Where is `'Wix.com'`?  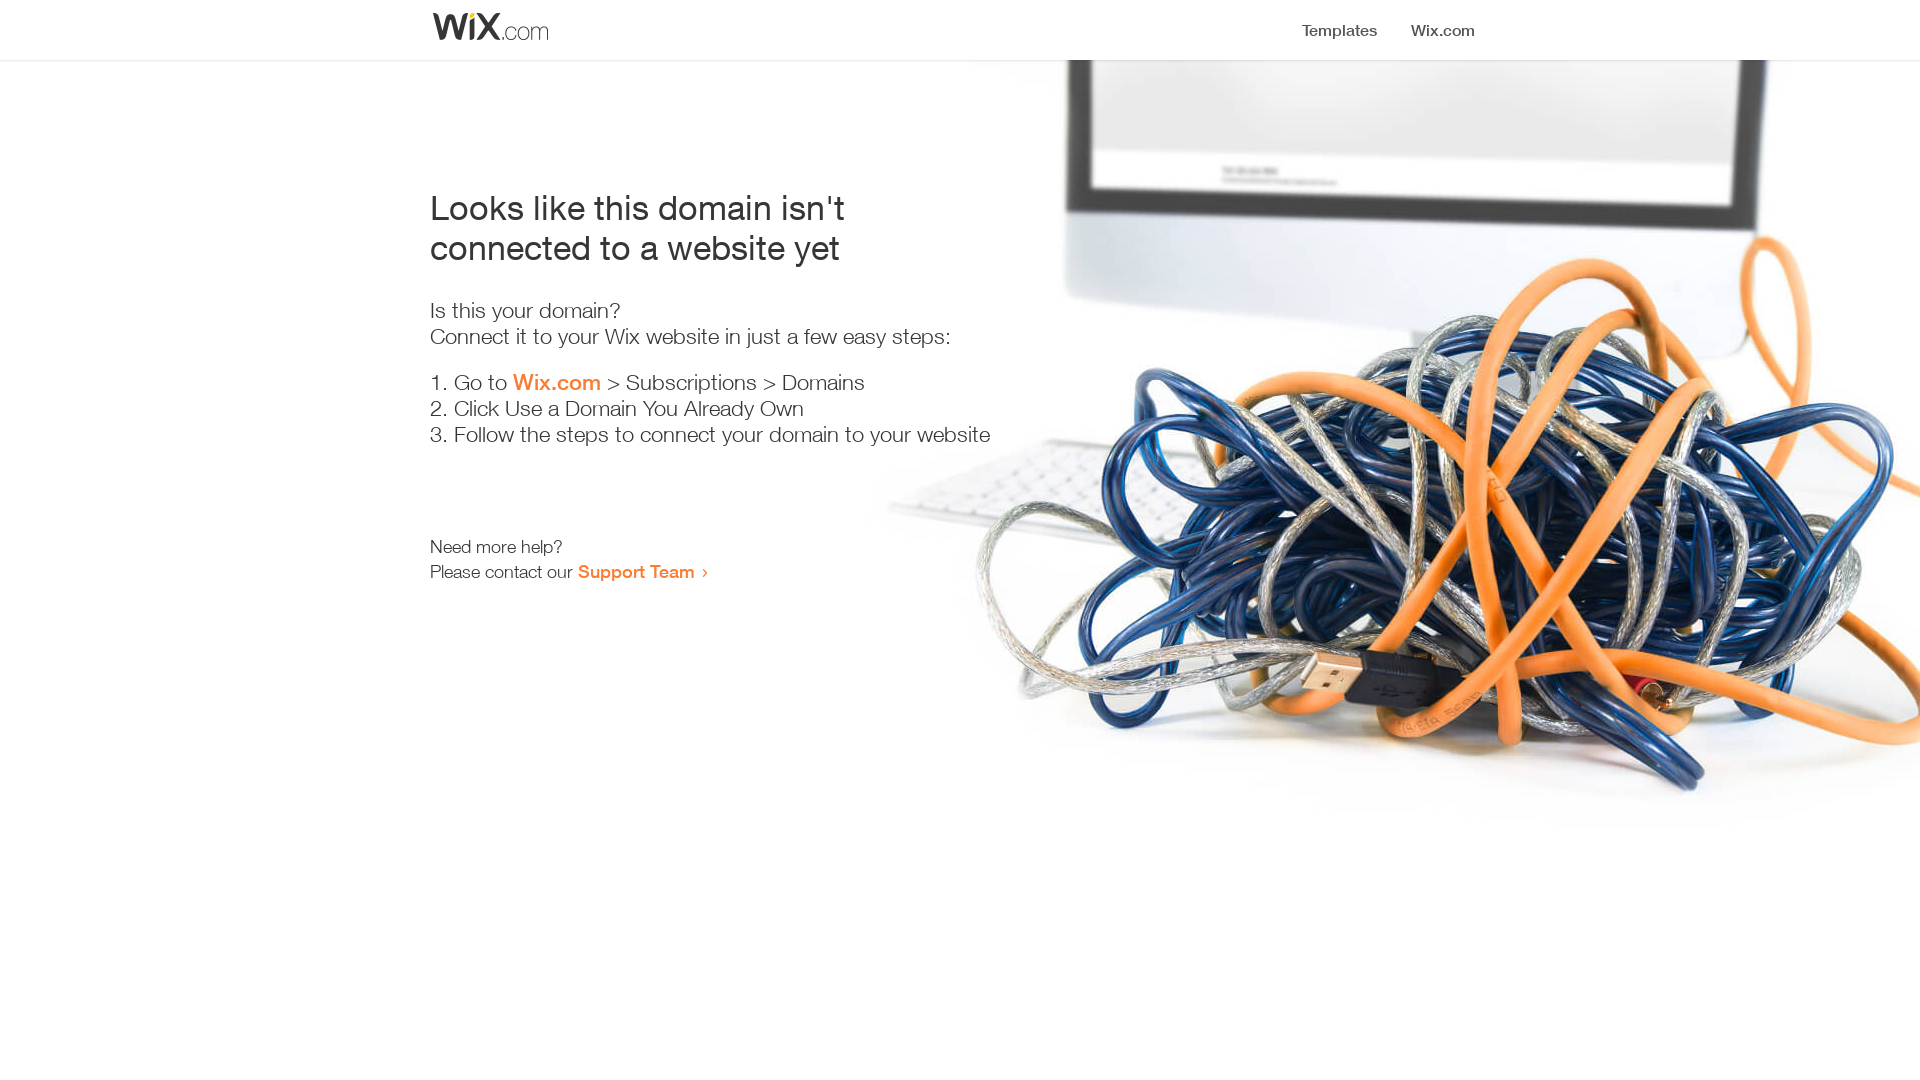 'Wix.com' is located at coordinates (556, 381).